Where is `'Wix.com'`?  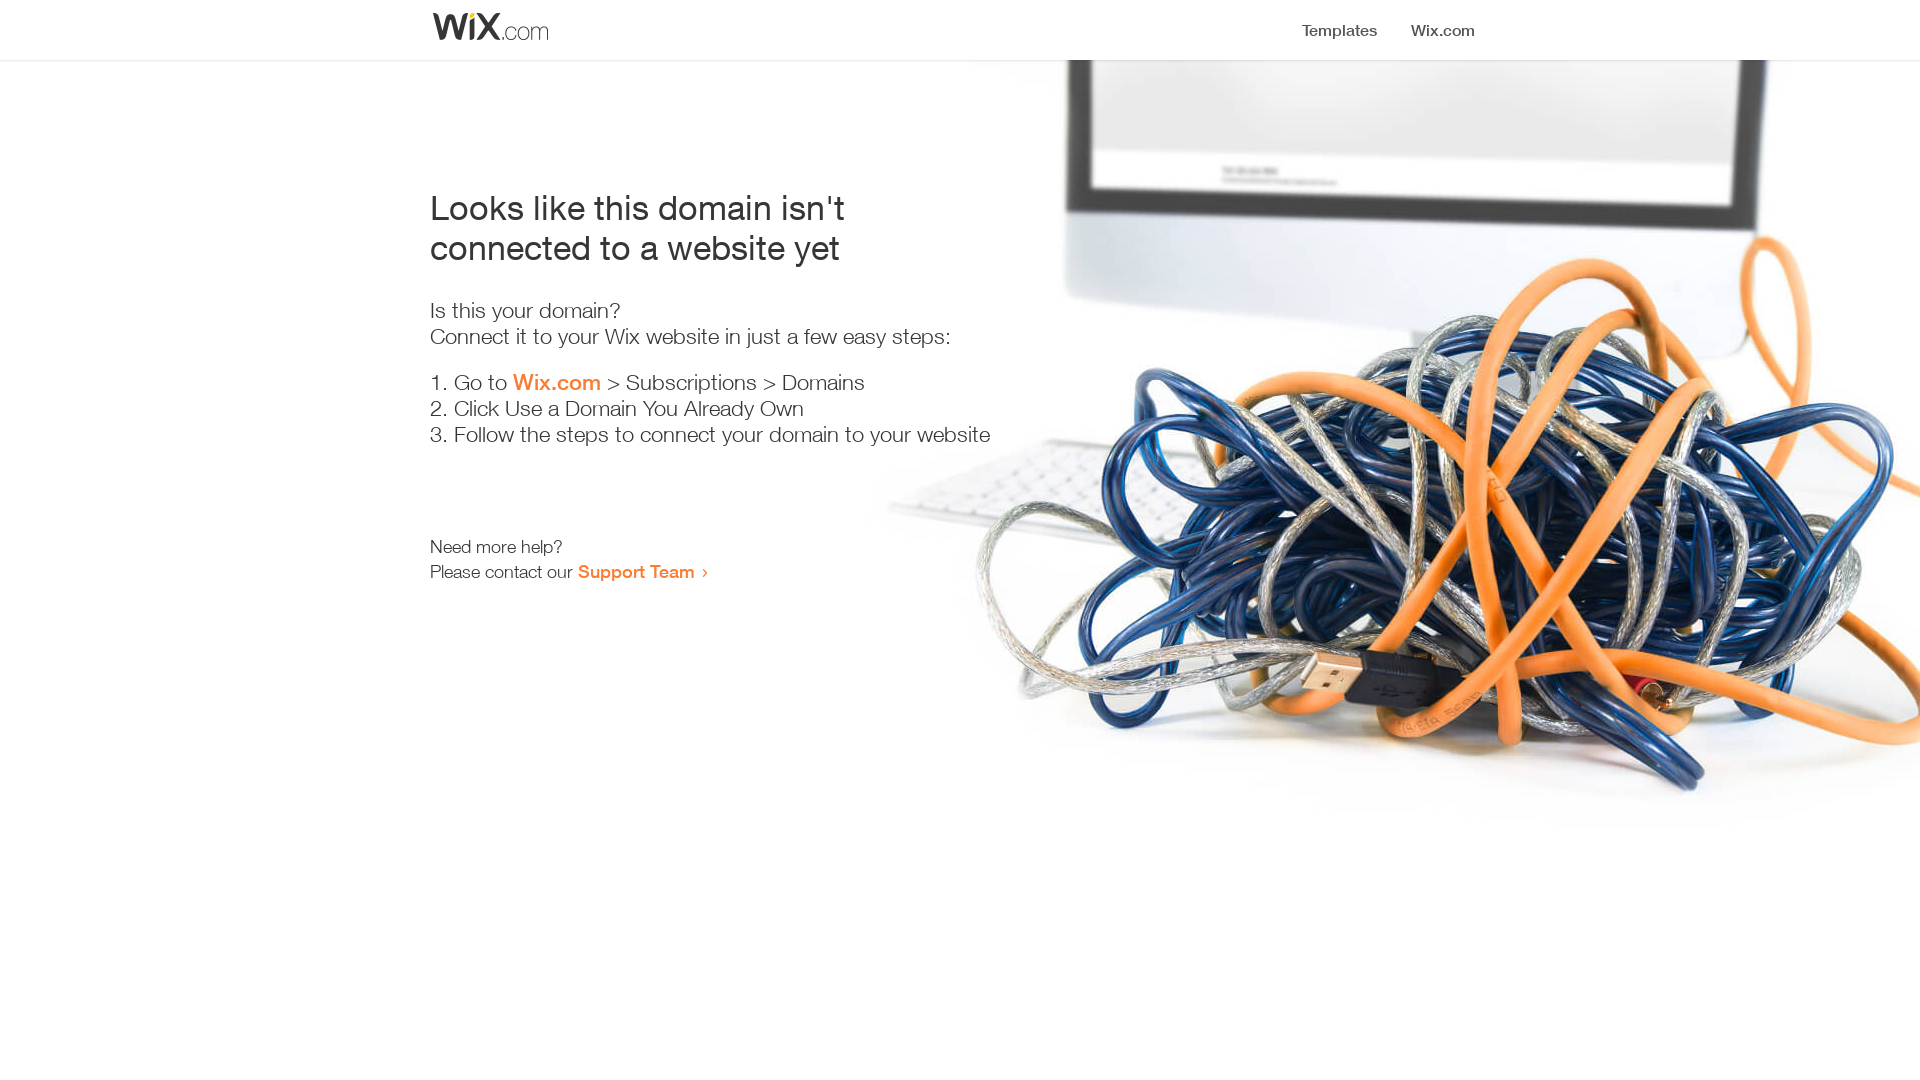 'Wix.com' is located at coordinates (556, 381).